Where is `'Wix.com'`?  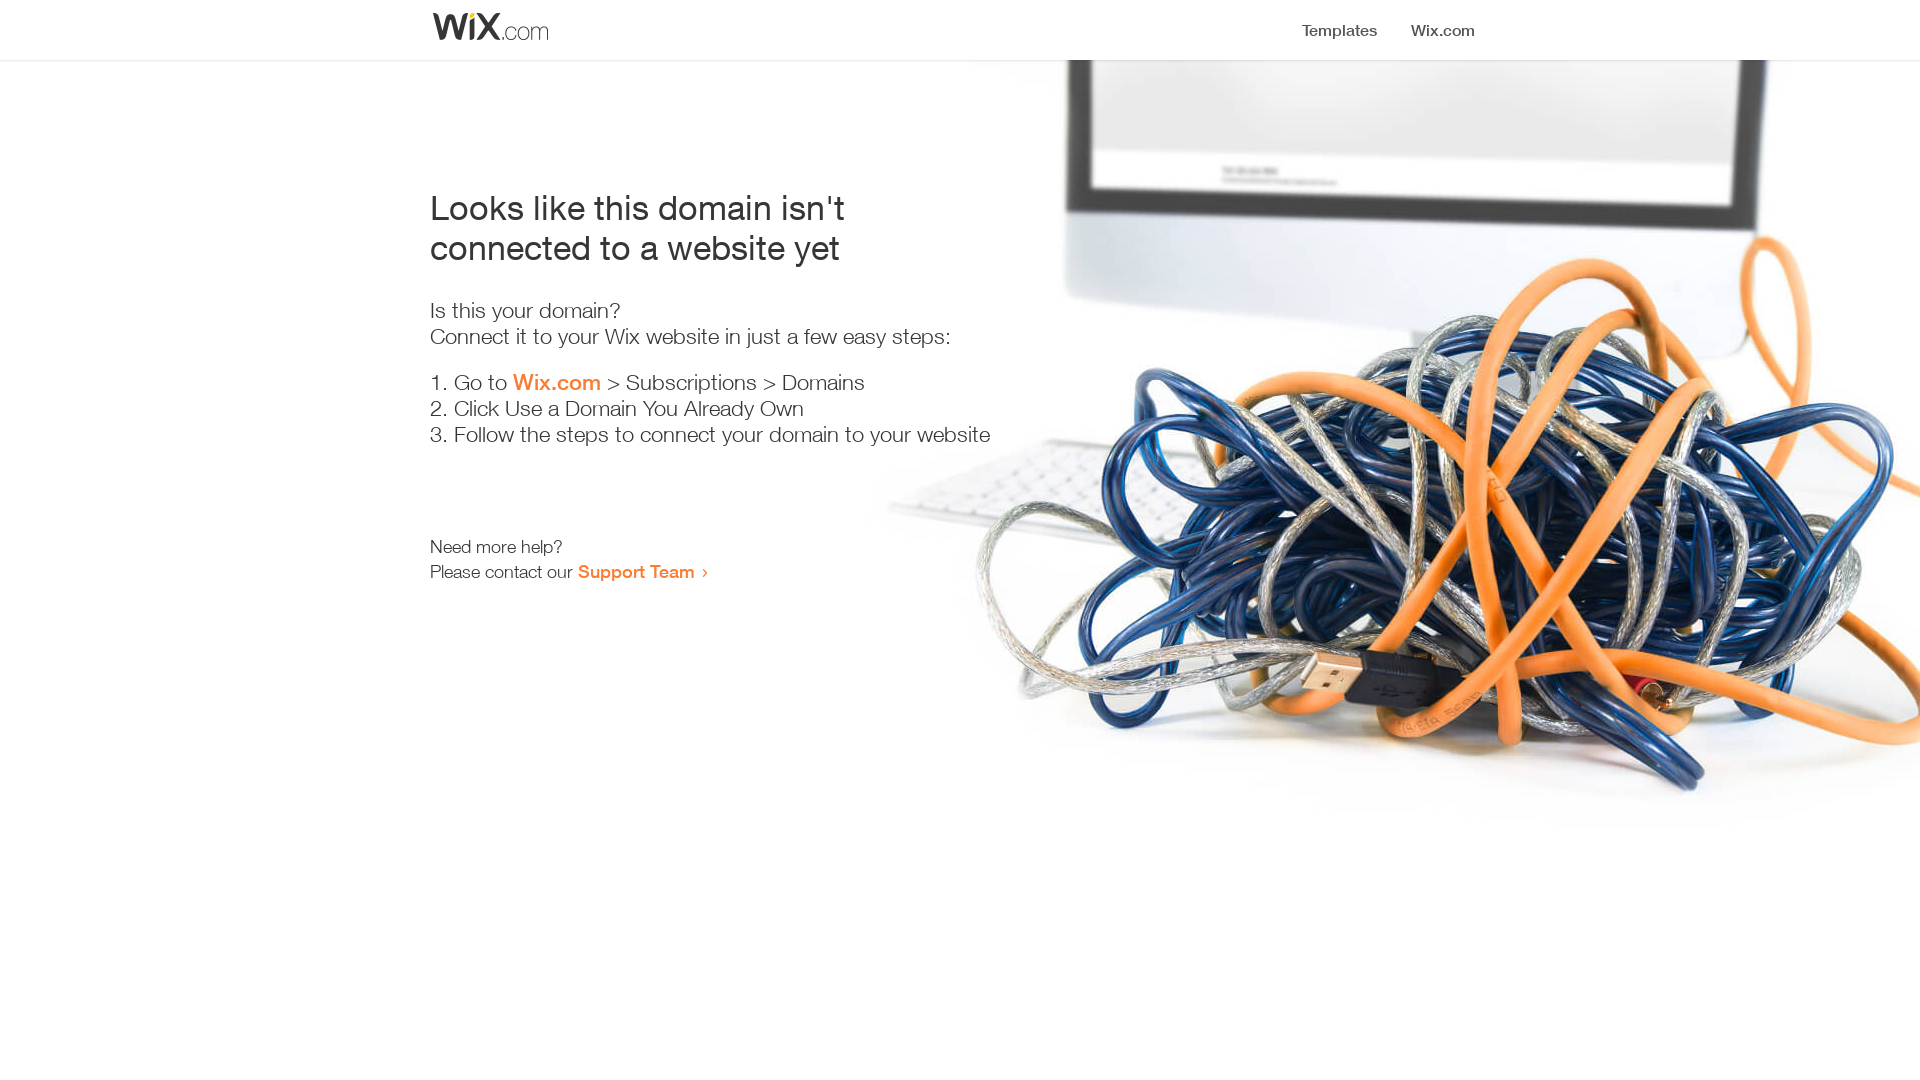 'Wix.com' is located at coordinates (556, 381).